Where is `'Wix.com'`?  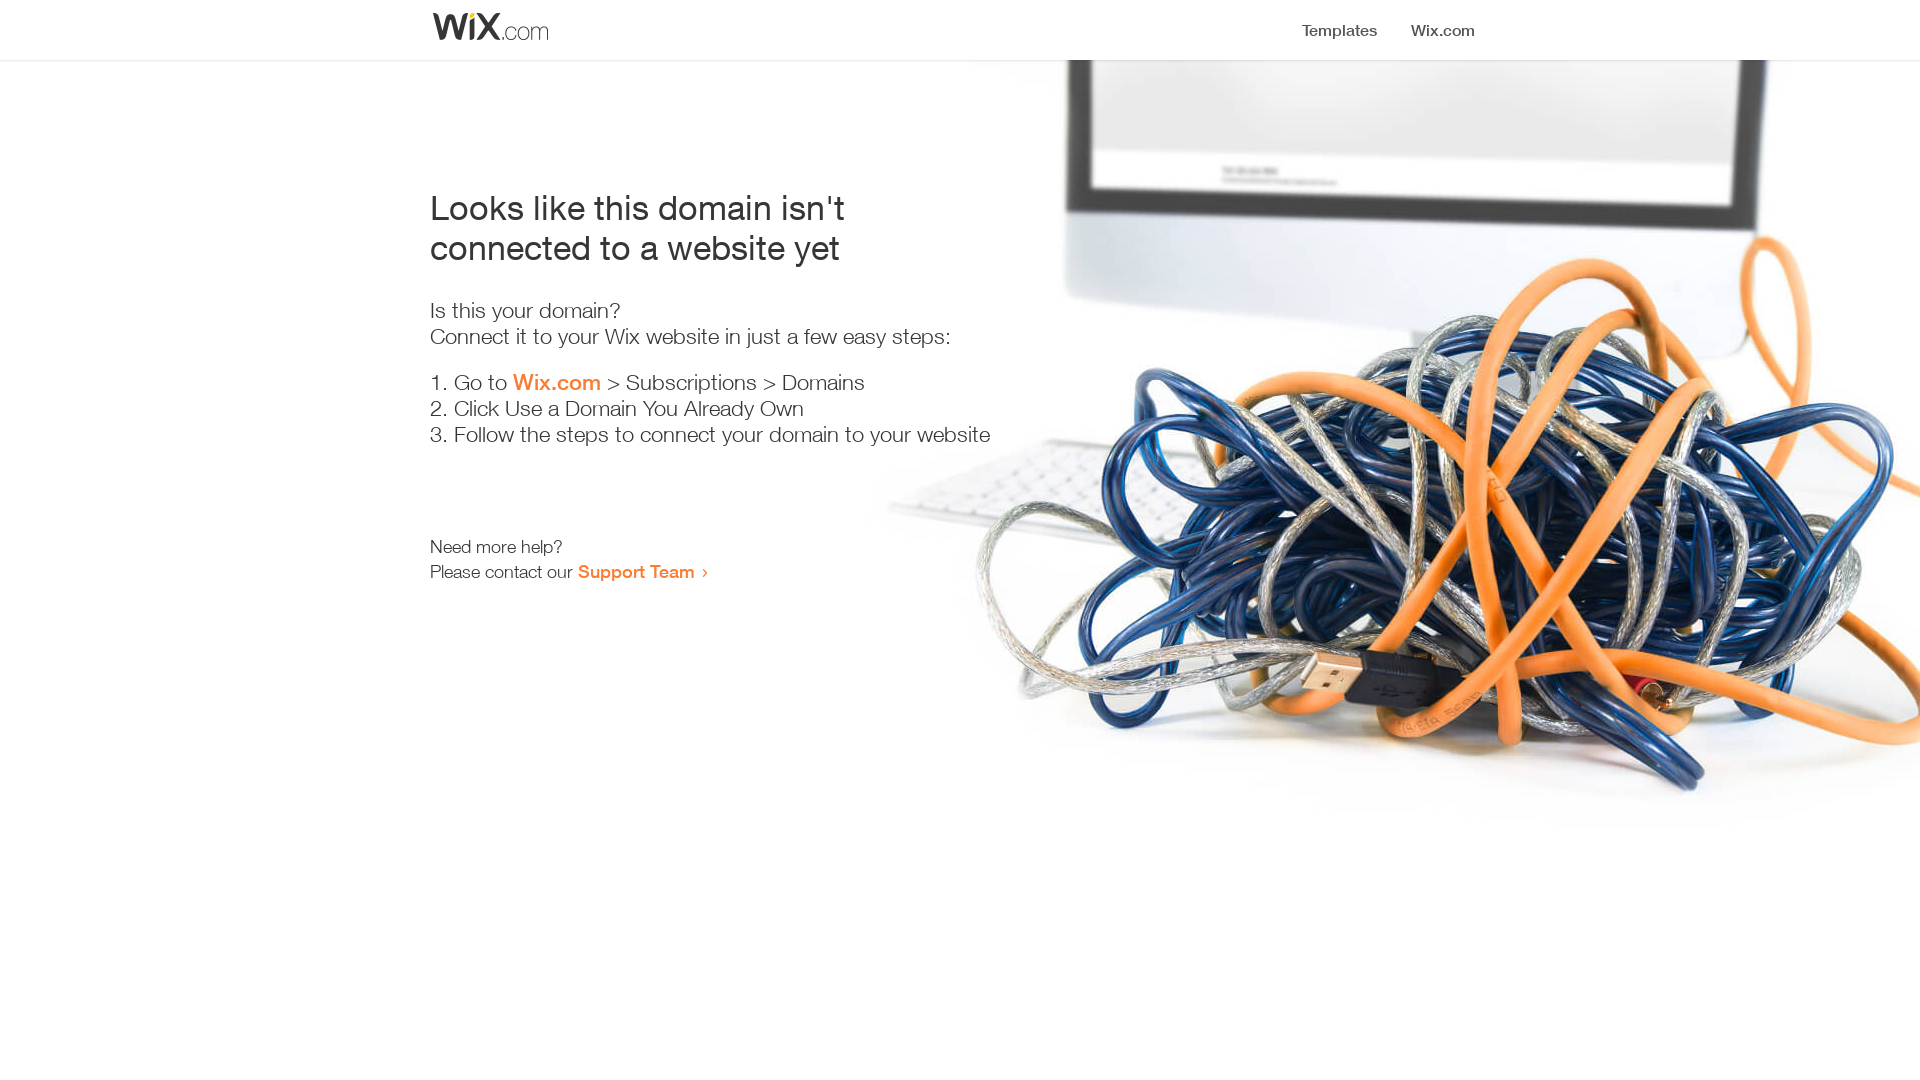 'Wix.com' is located at coordinates (556, 381).